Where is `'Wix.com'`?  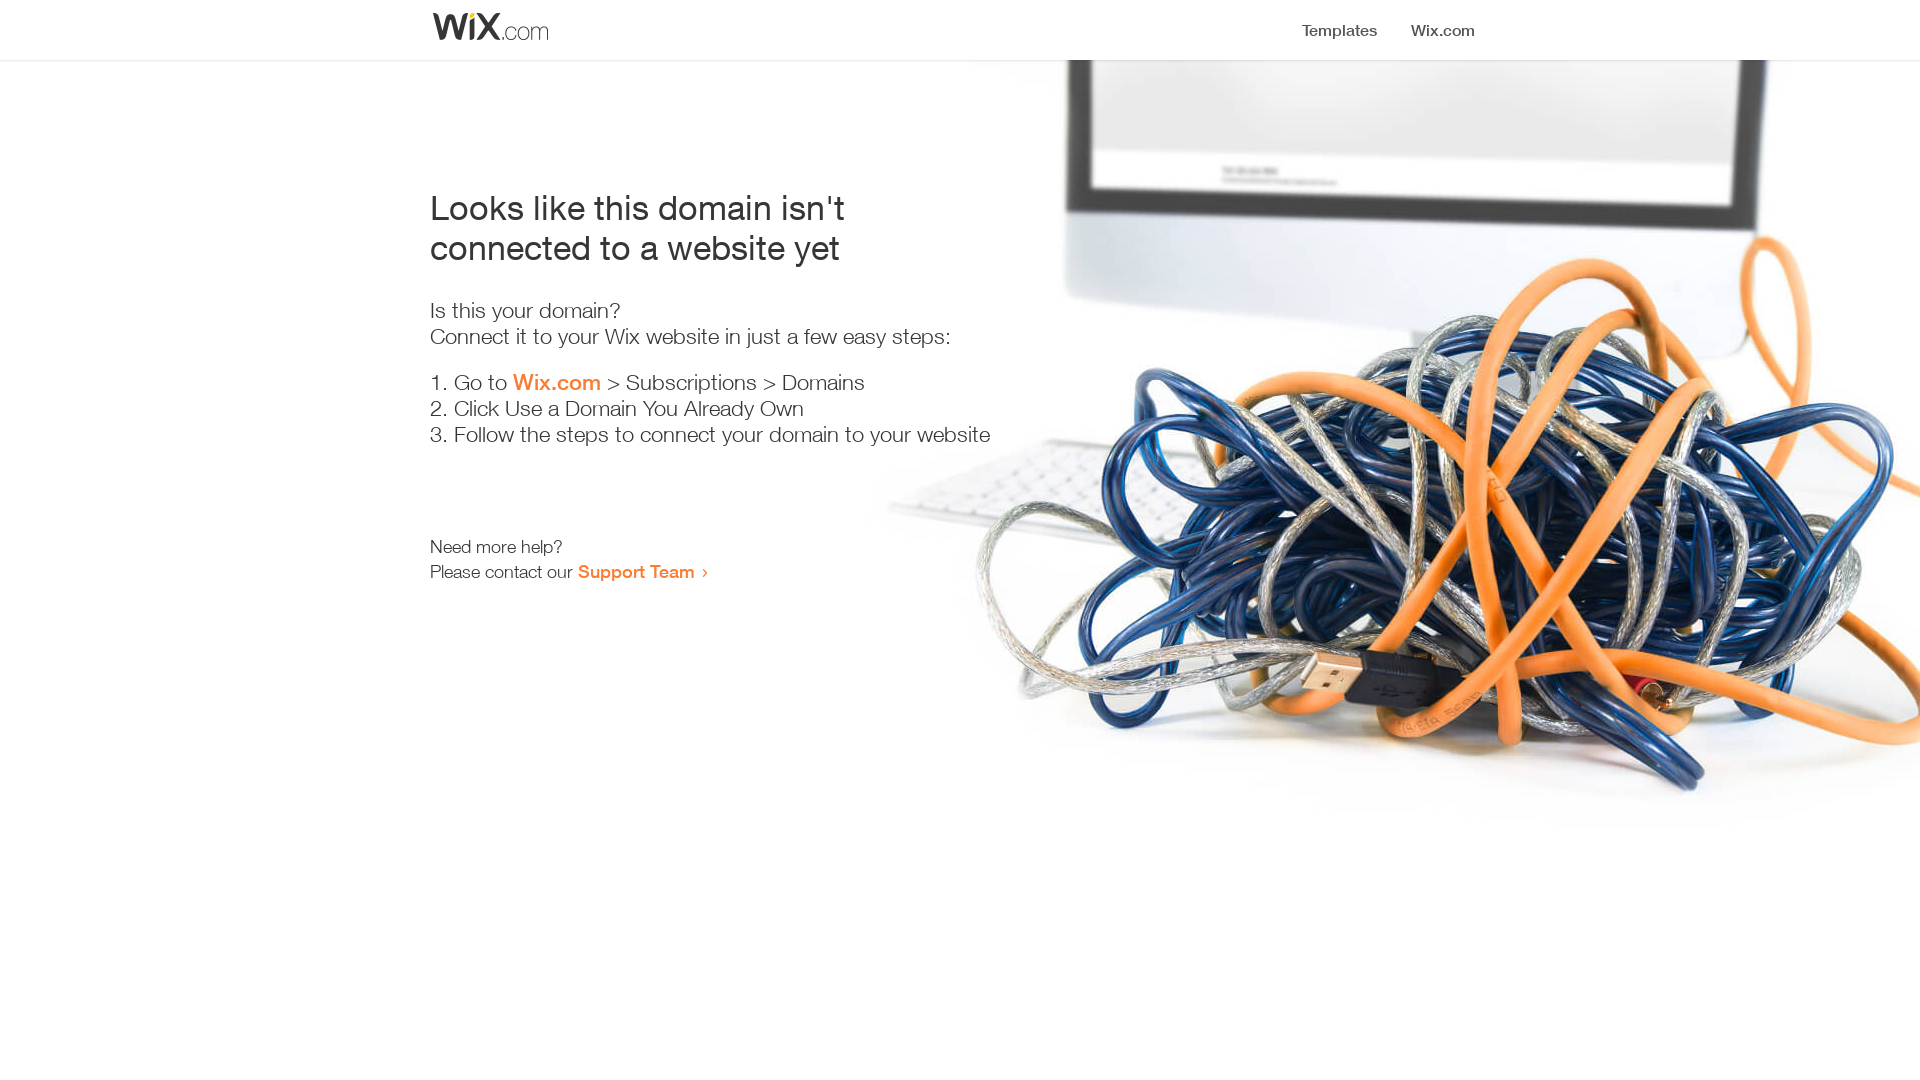 'Wix.com' is located at coordinates (556, 381).